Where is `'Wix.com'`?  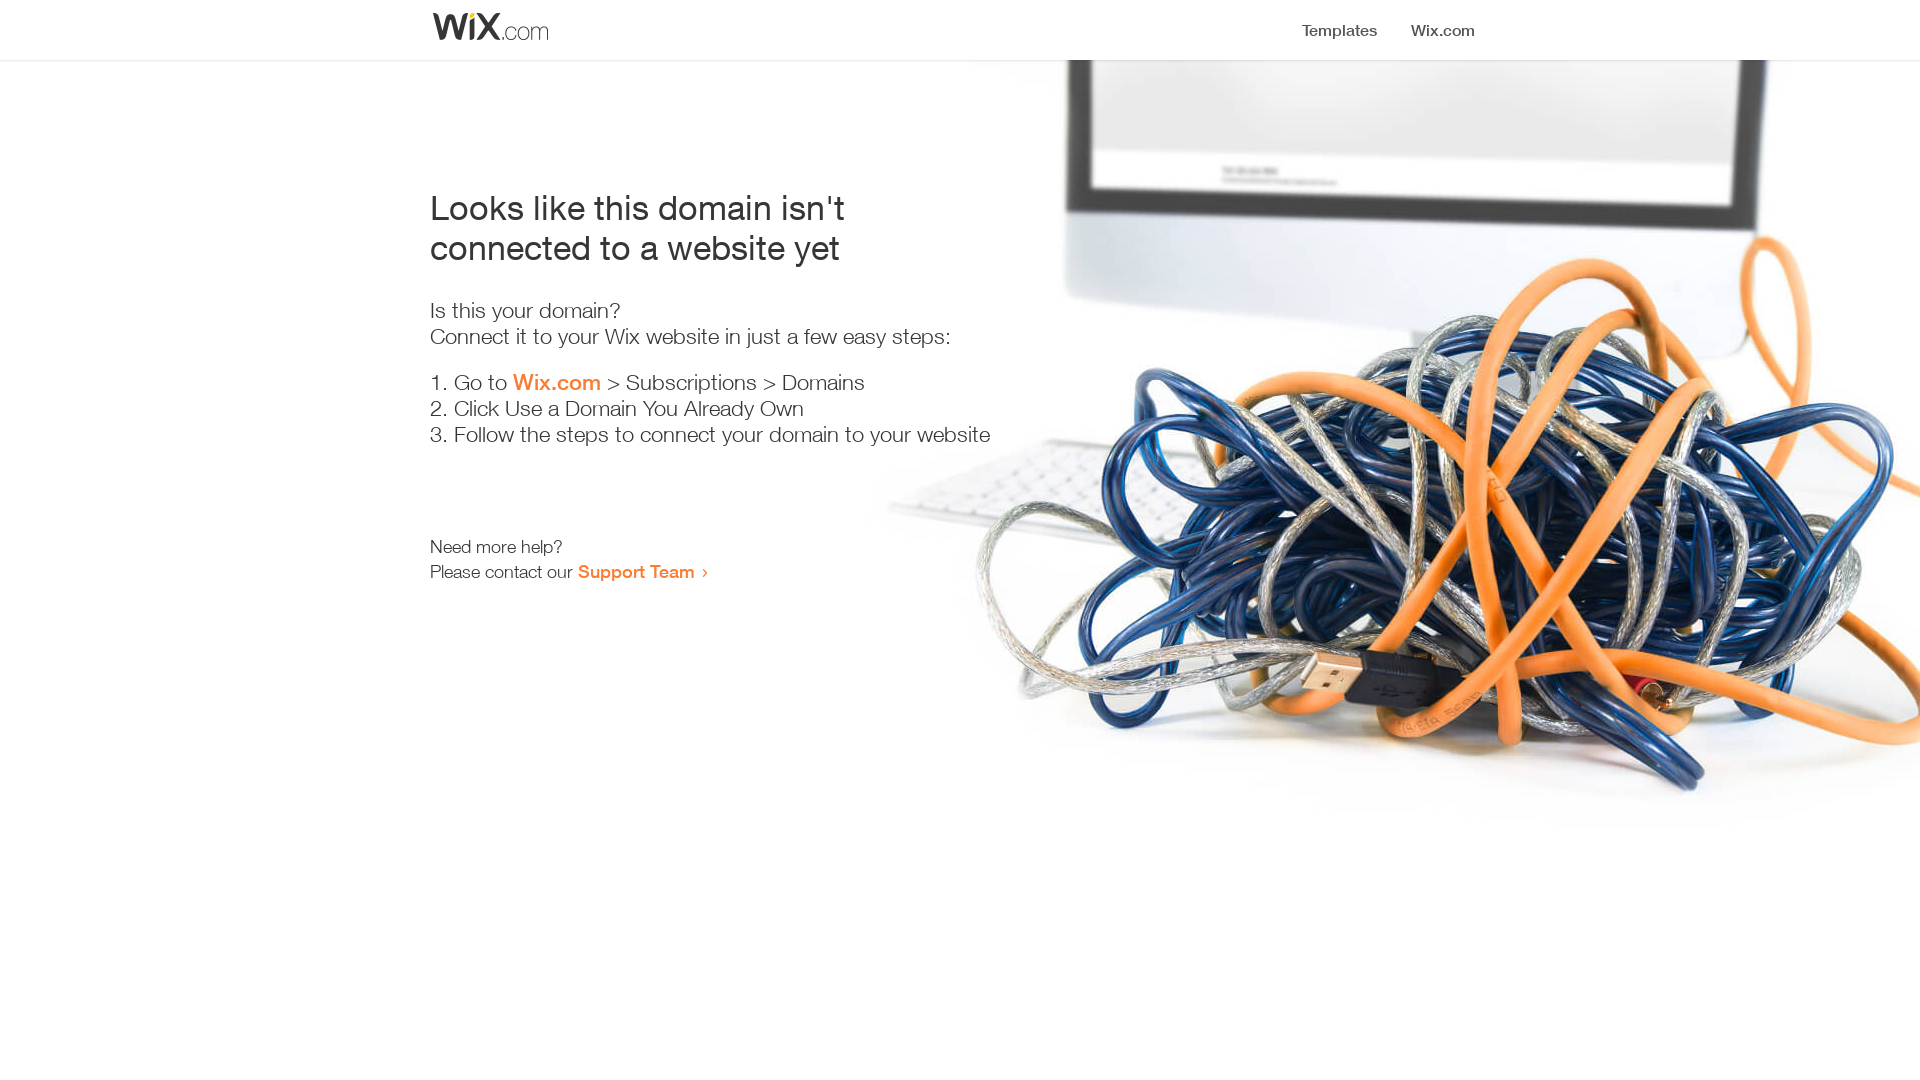 'Wix.com' is located at coordinates (556, 381).